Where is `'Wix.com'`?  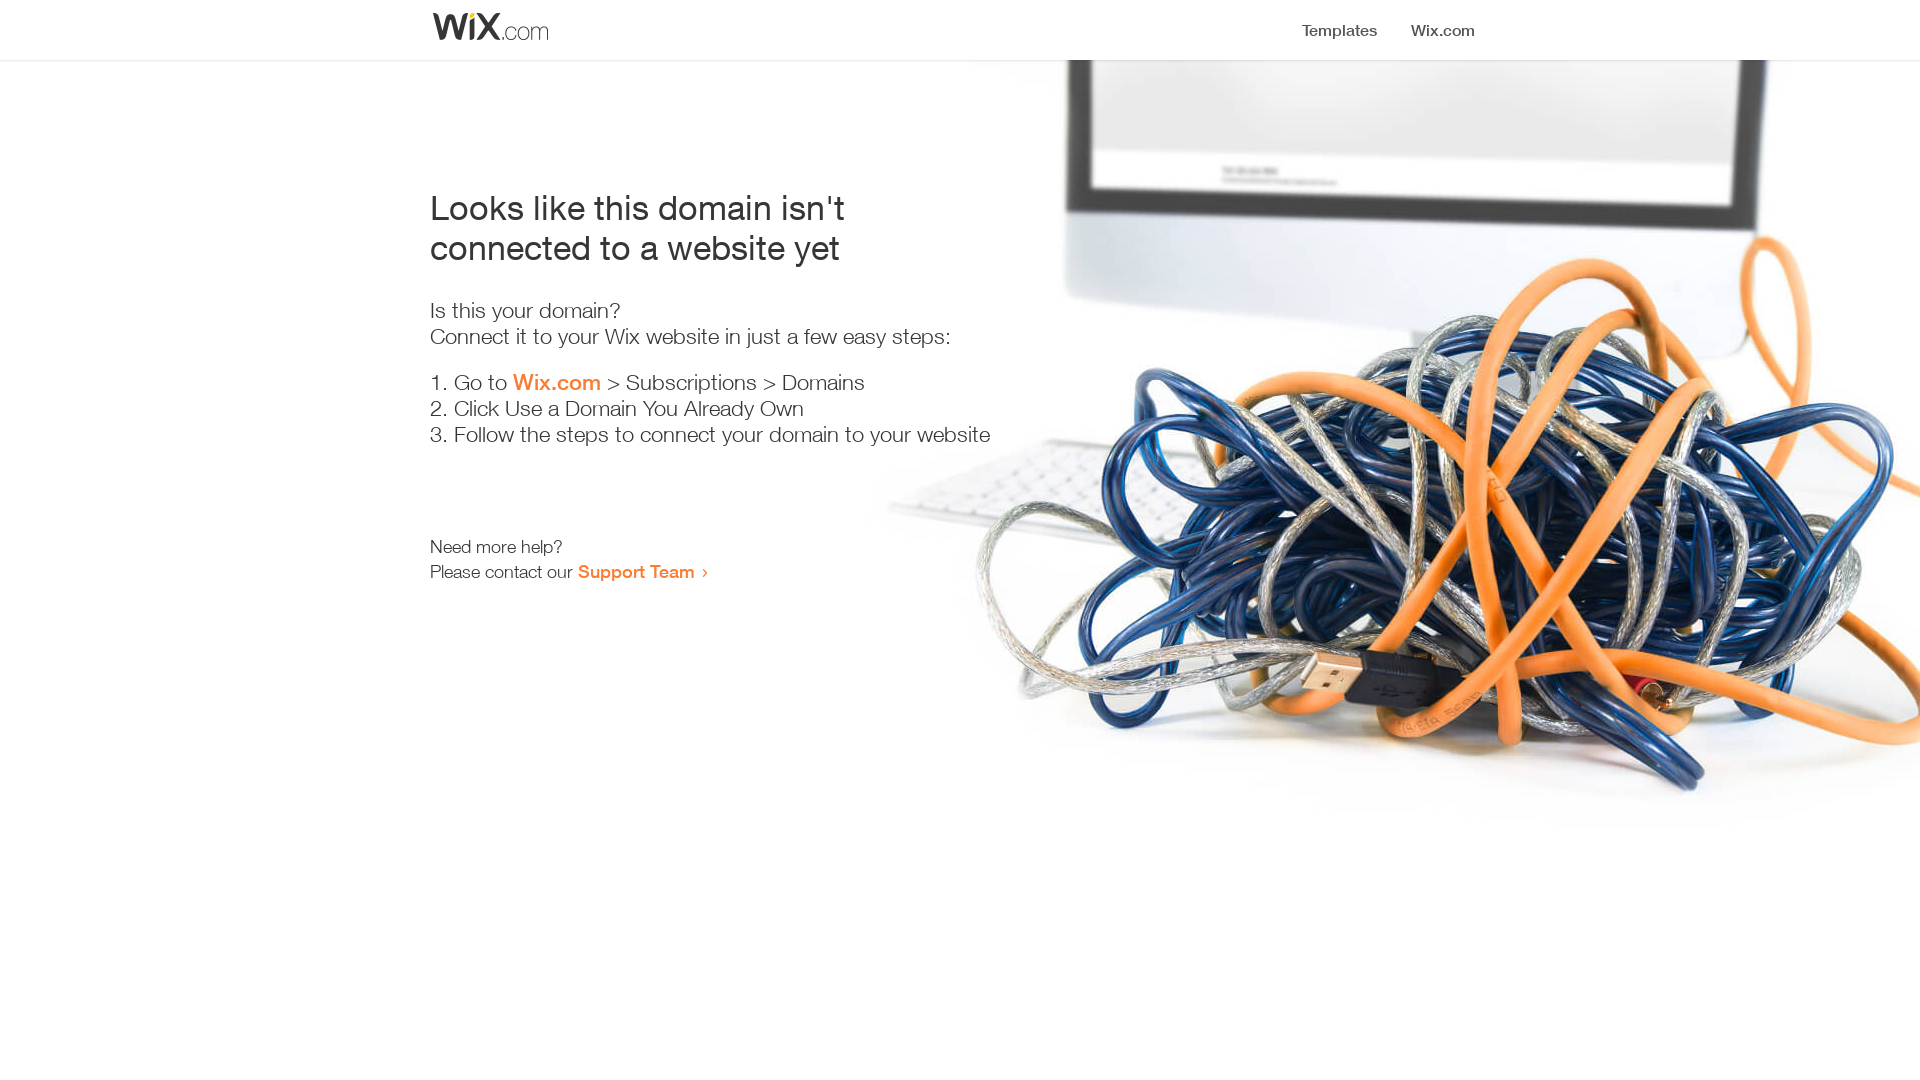 'Wix.com' is located at coordinates (556, 381).